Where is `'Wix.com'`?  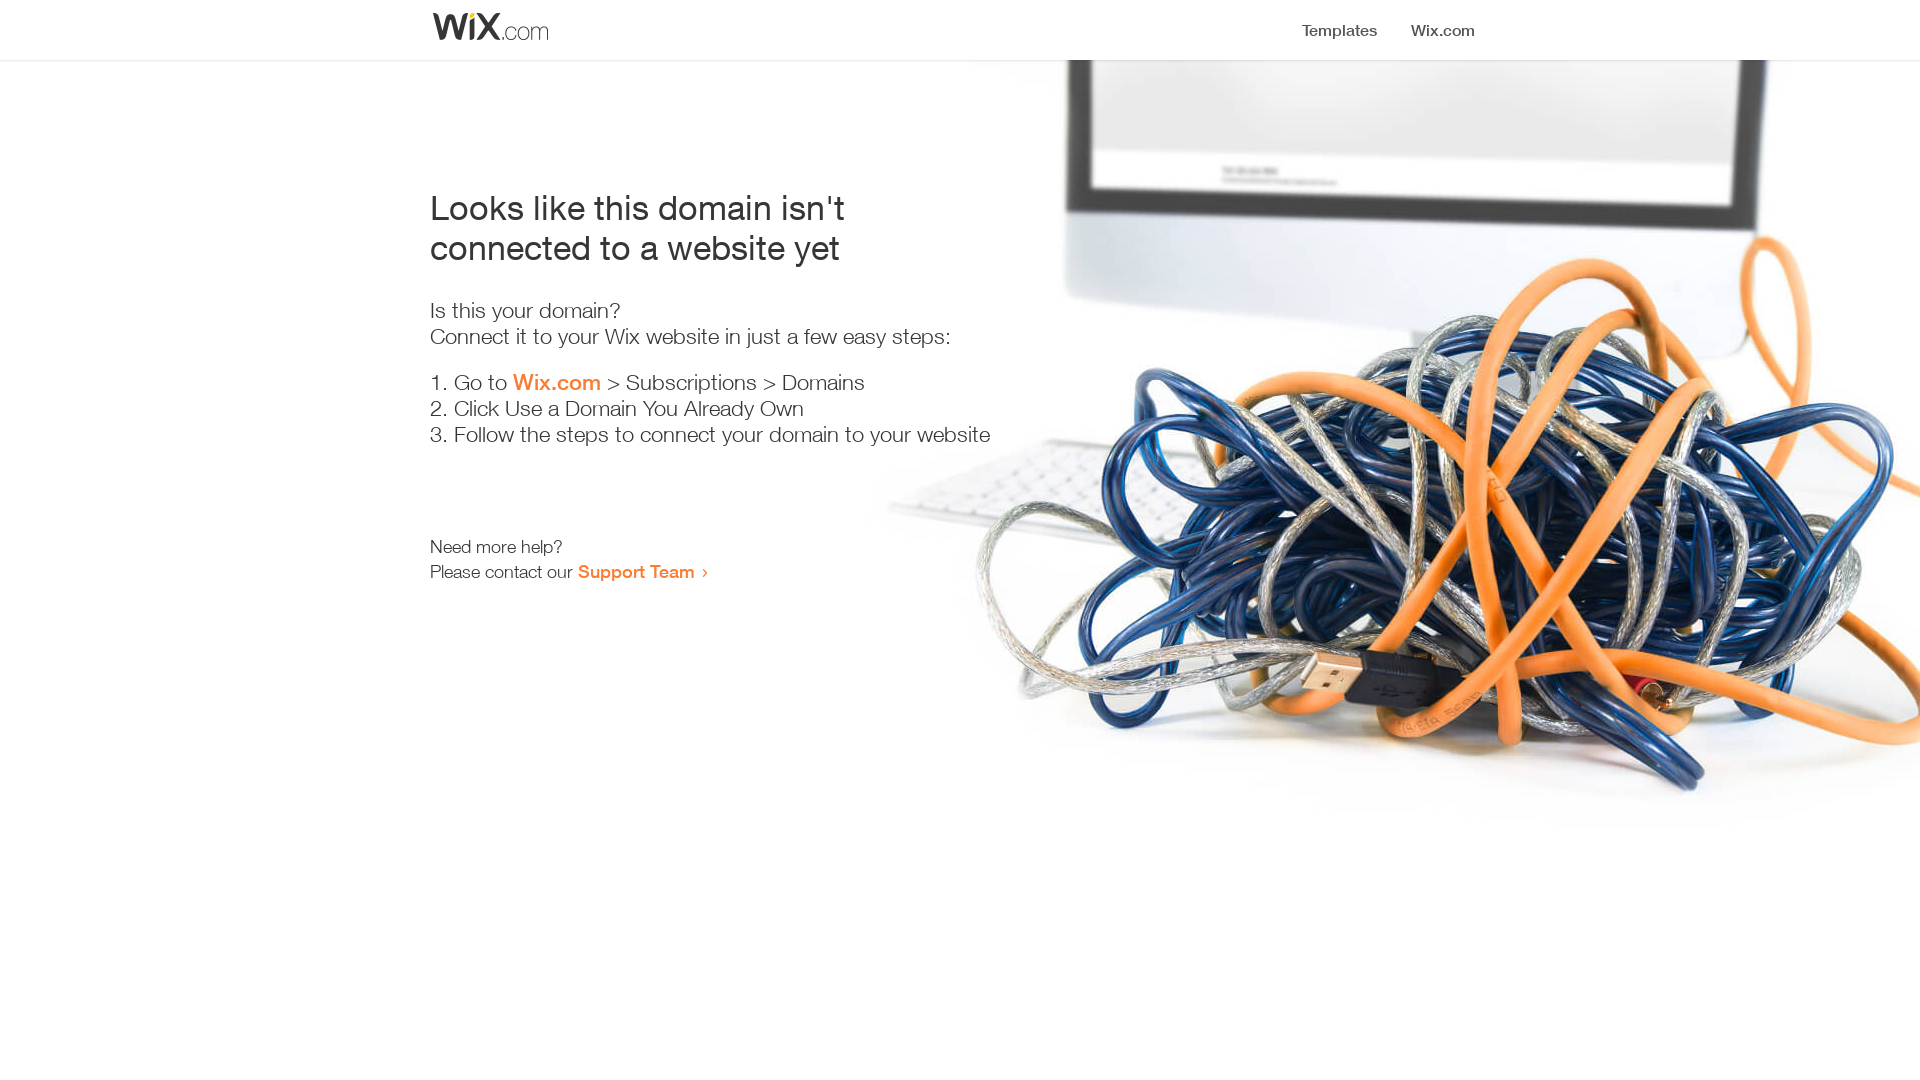 'Wix.com' is located at coordinates (556, 381).